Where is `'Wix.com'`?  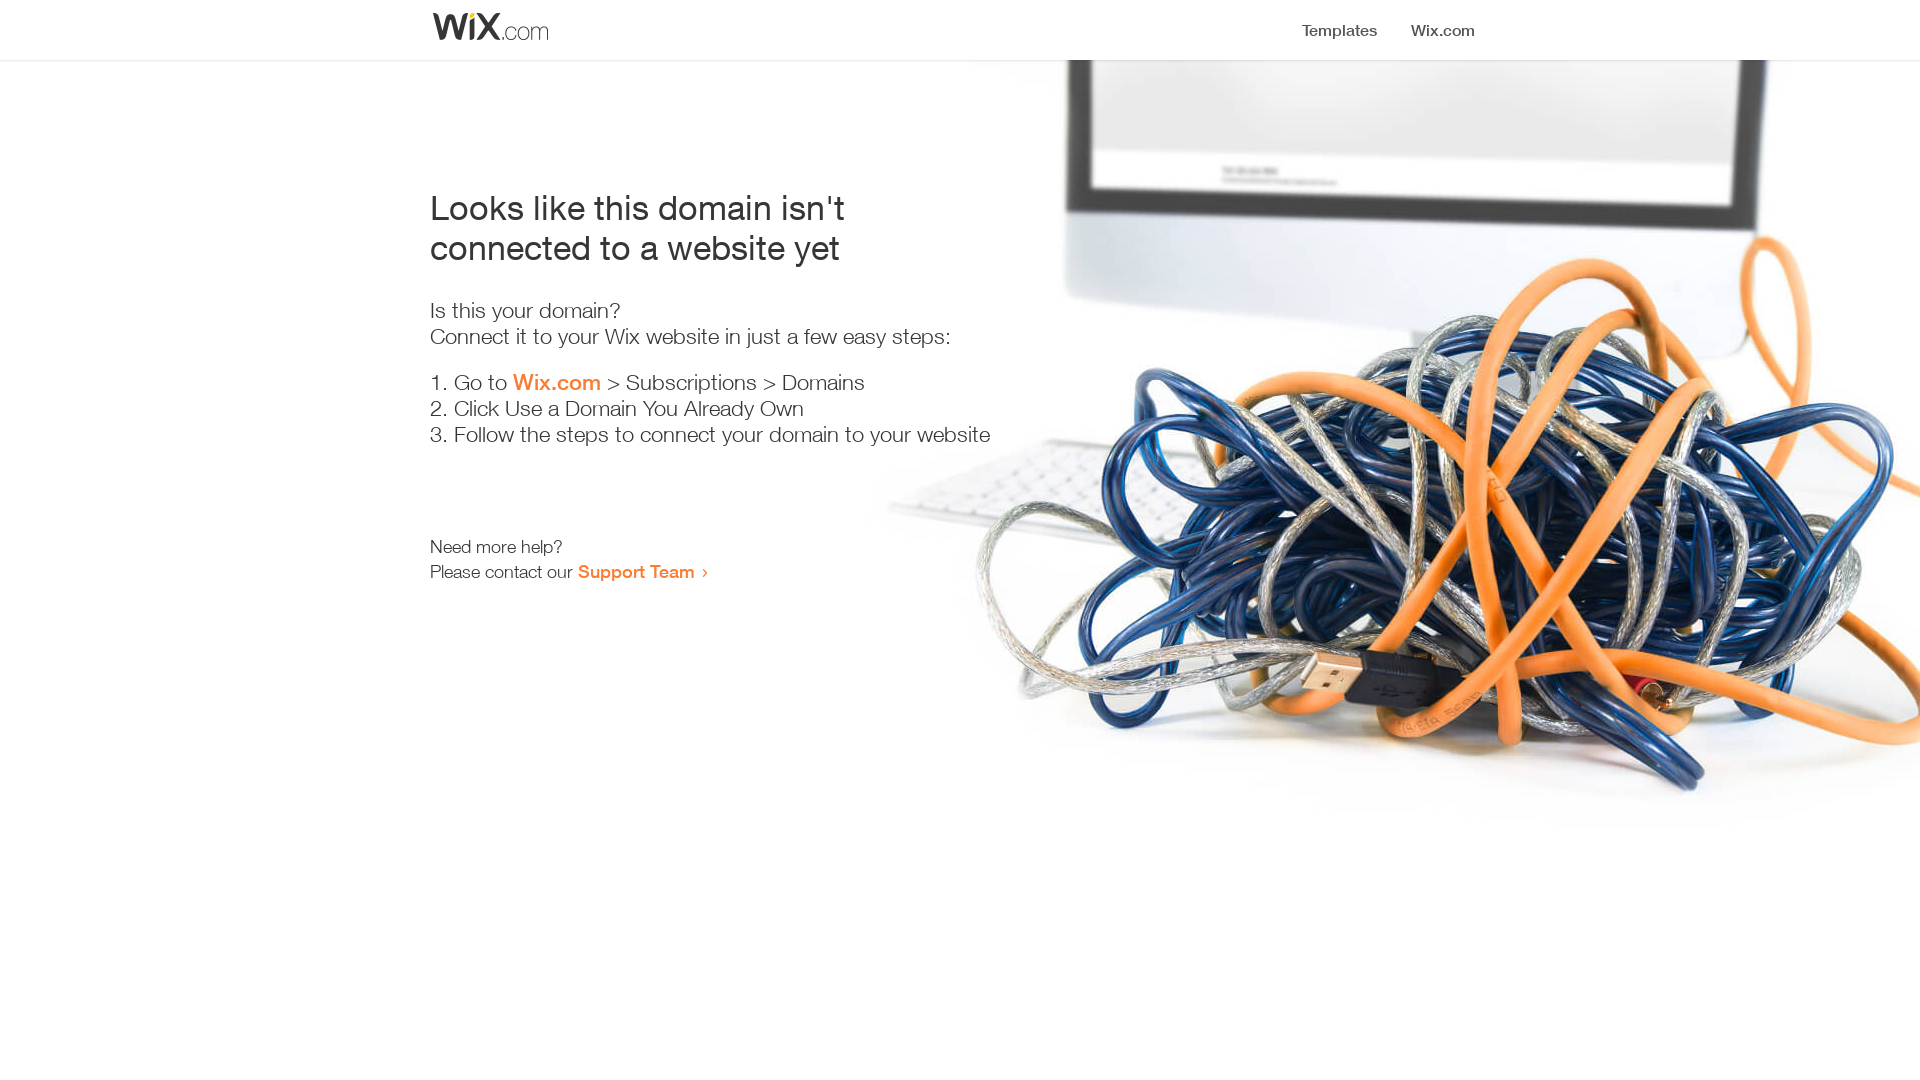 'Wix.com' is located at coordinates (556, 381).